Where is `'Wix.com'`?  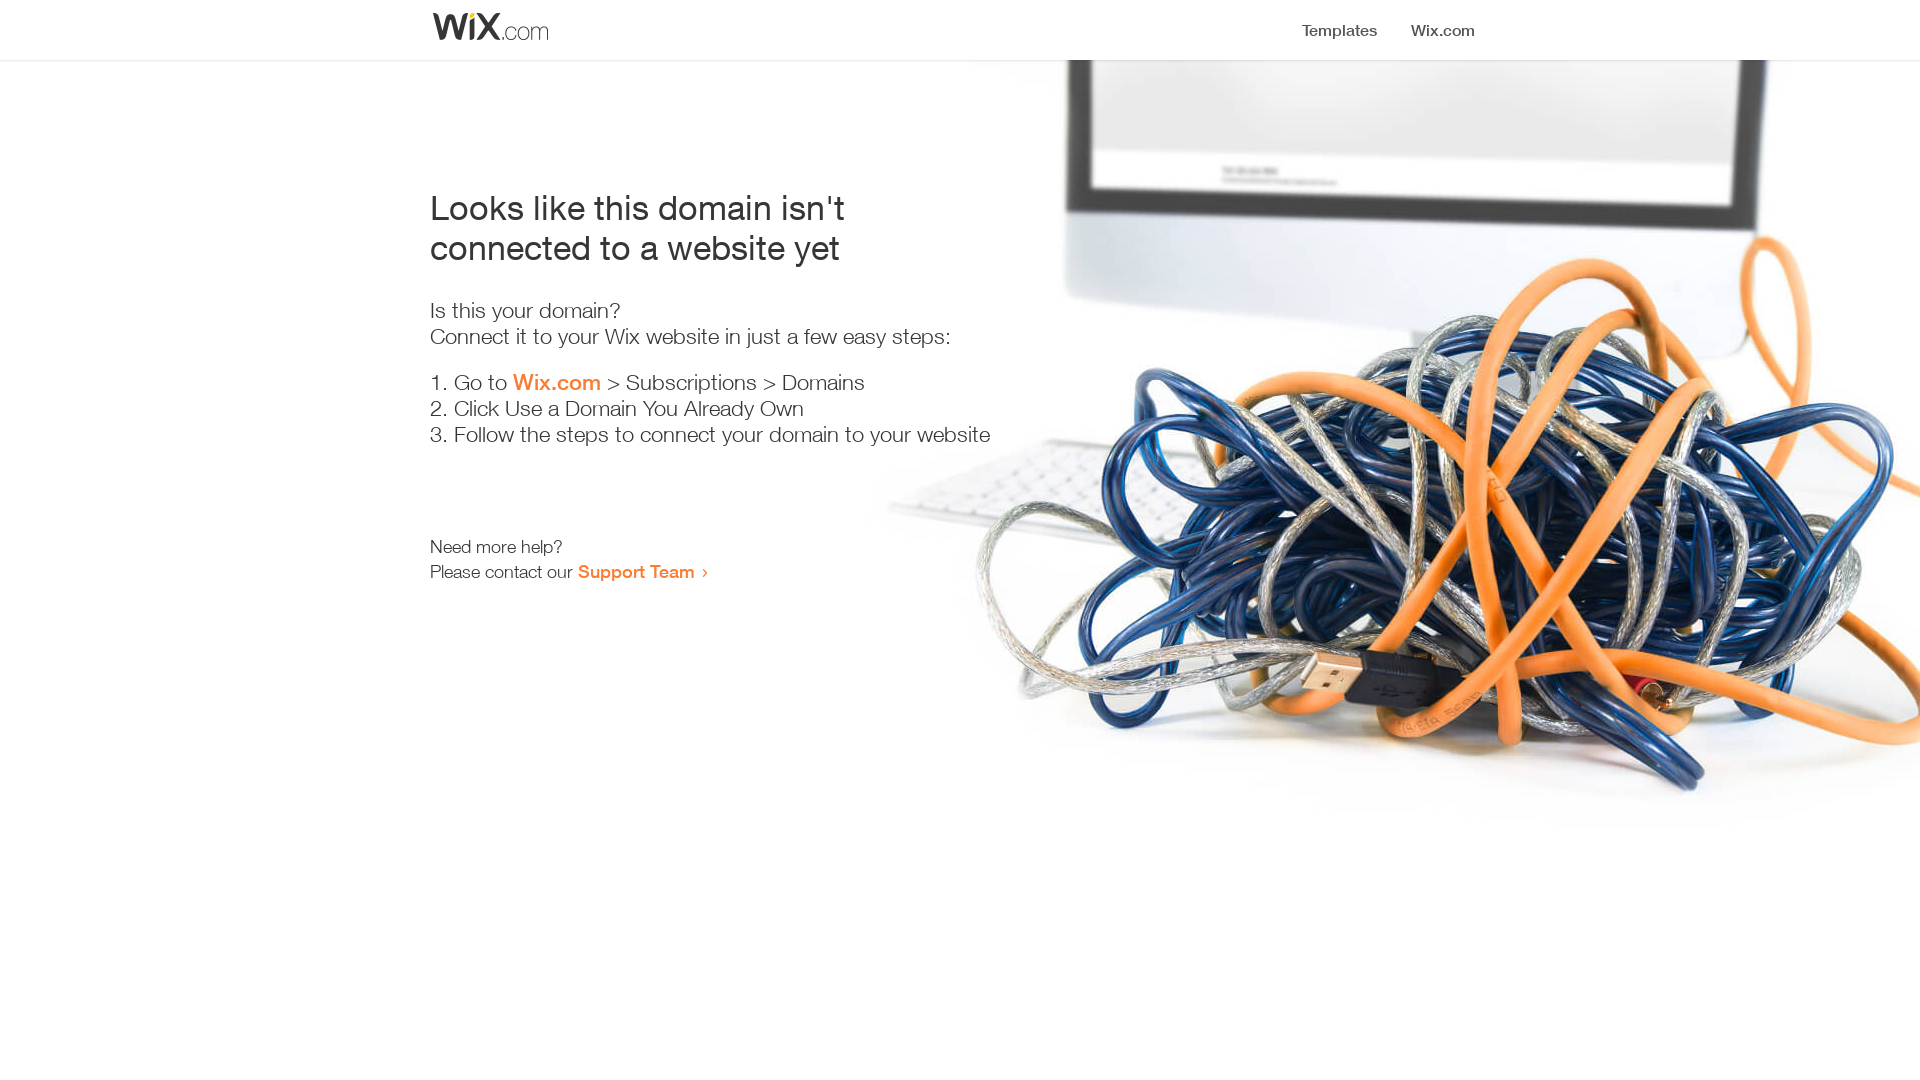 'Wix.com' is located at coordinates (556, 381).